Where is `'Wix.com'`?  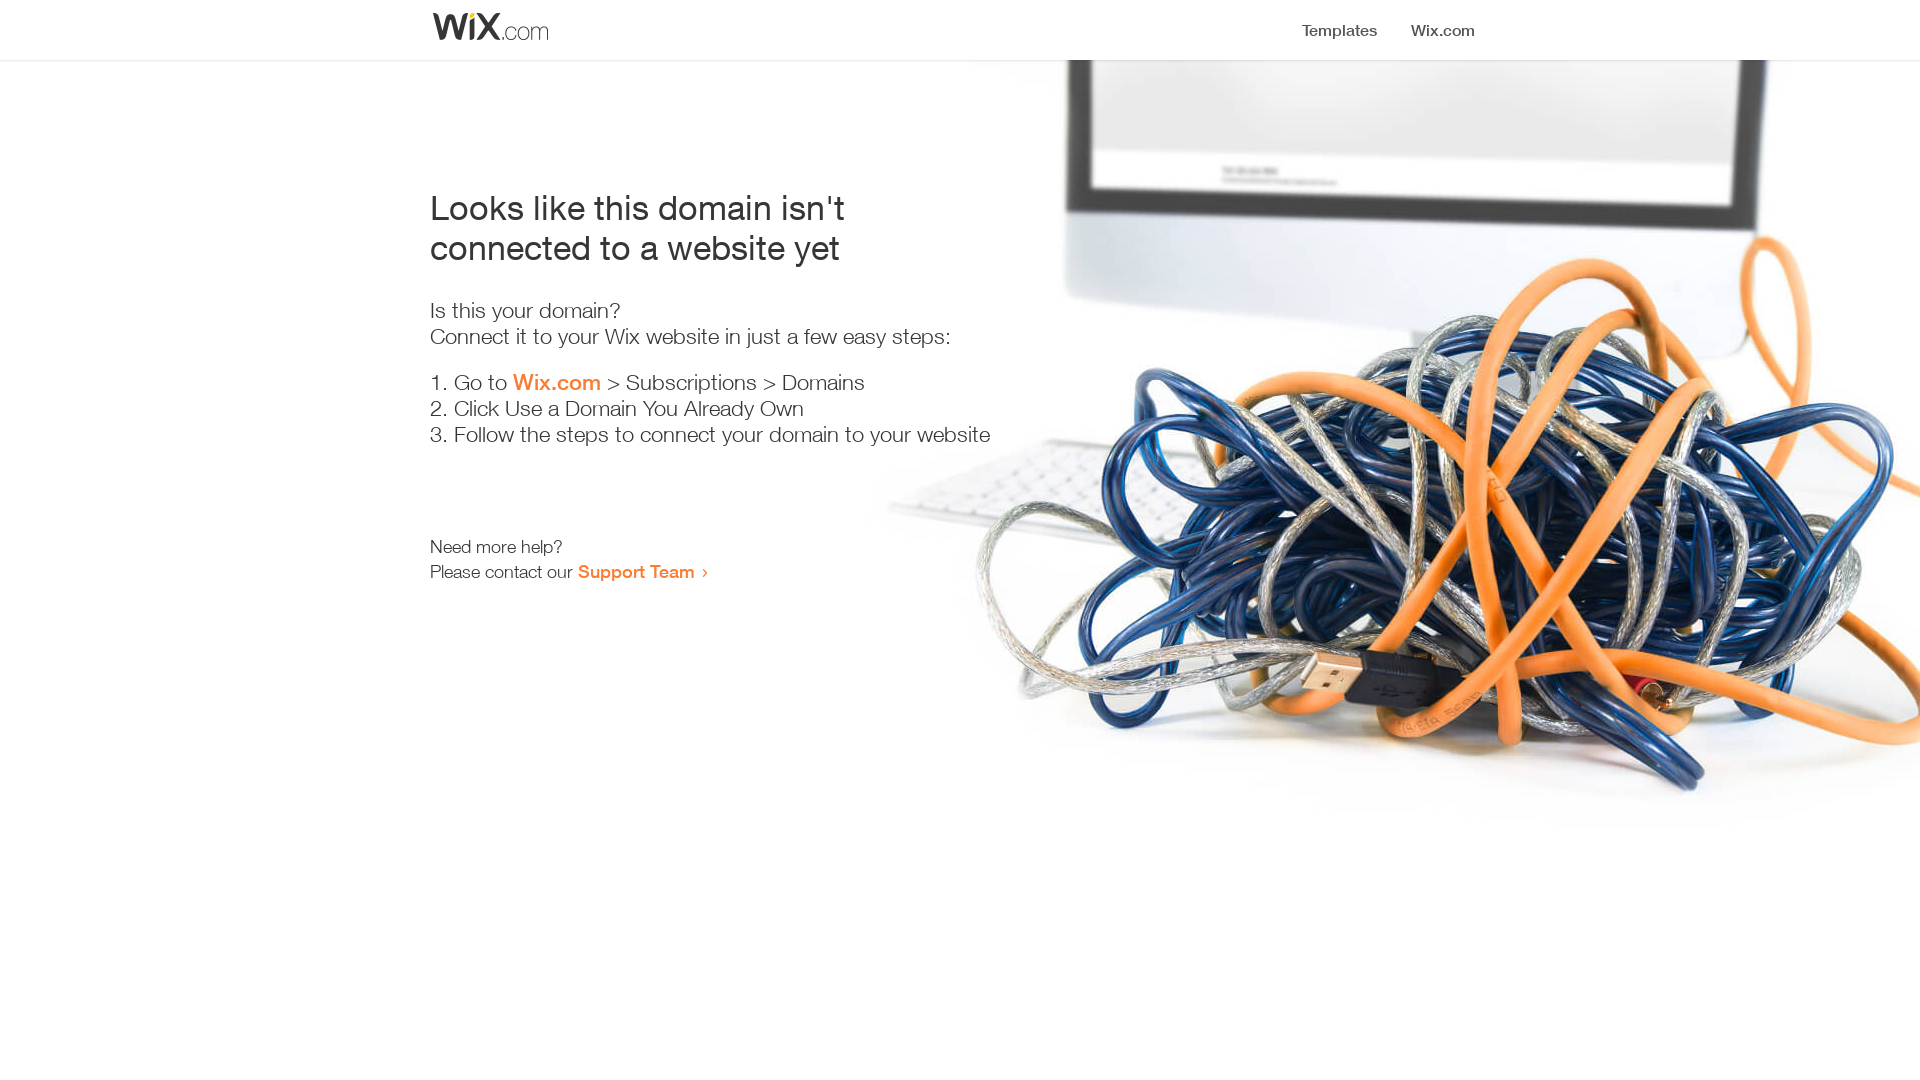 'Wix.com' is located at coordinates (556, 381).